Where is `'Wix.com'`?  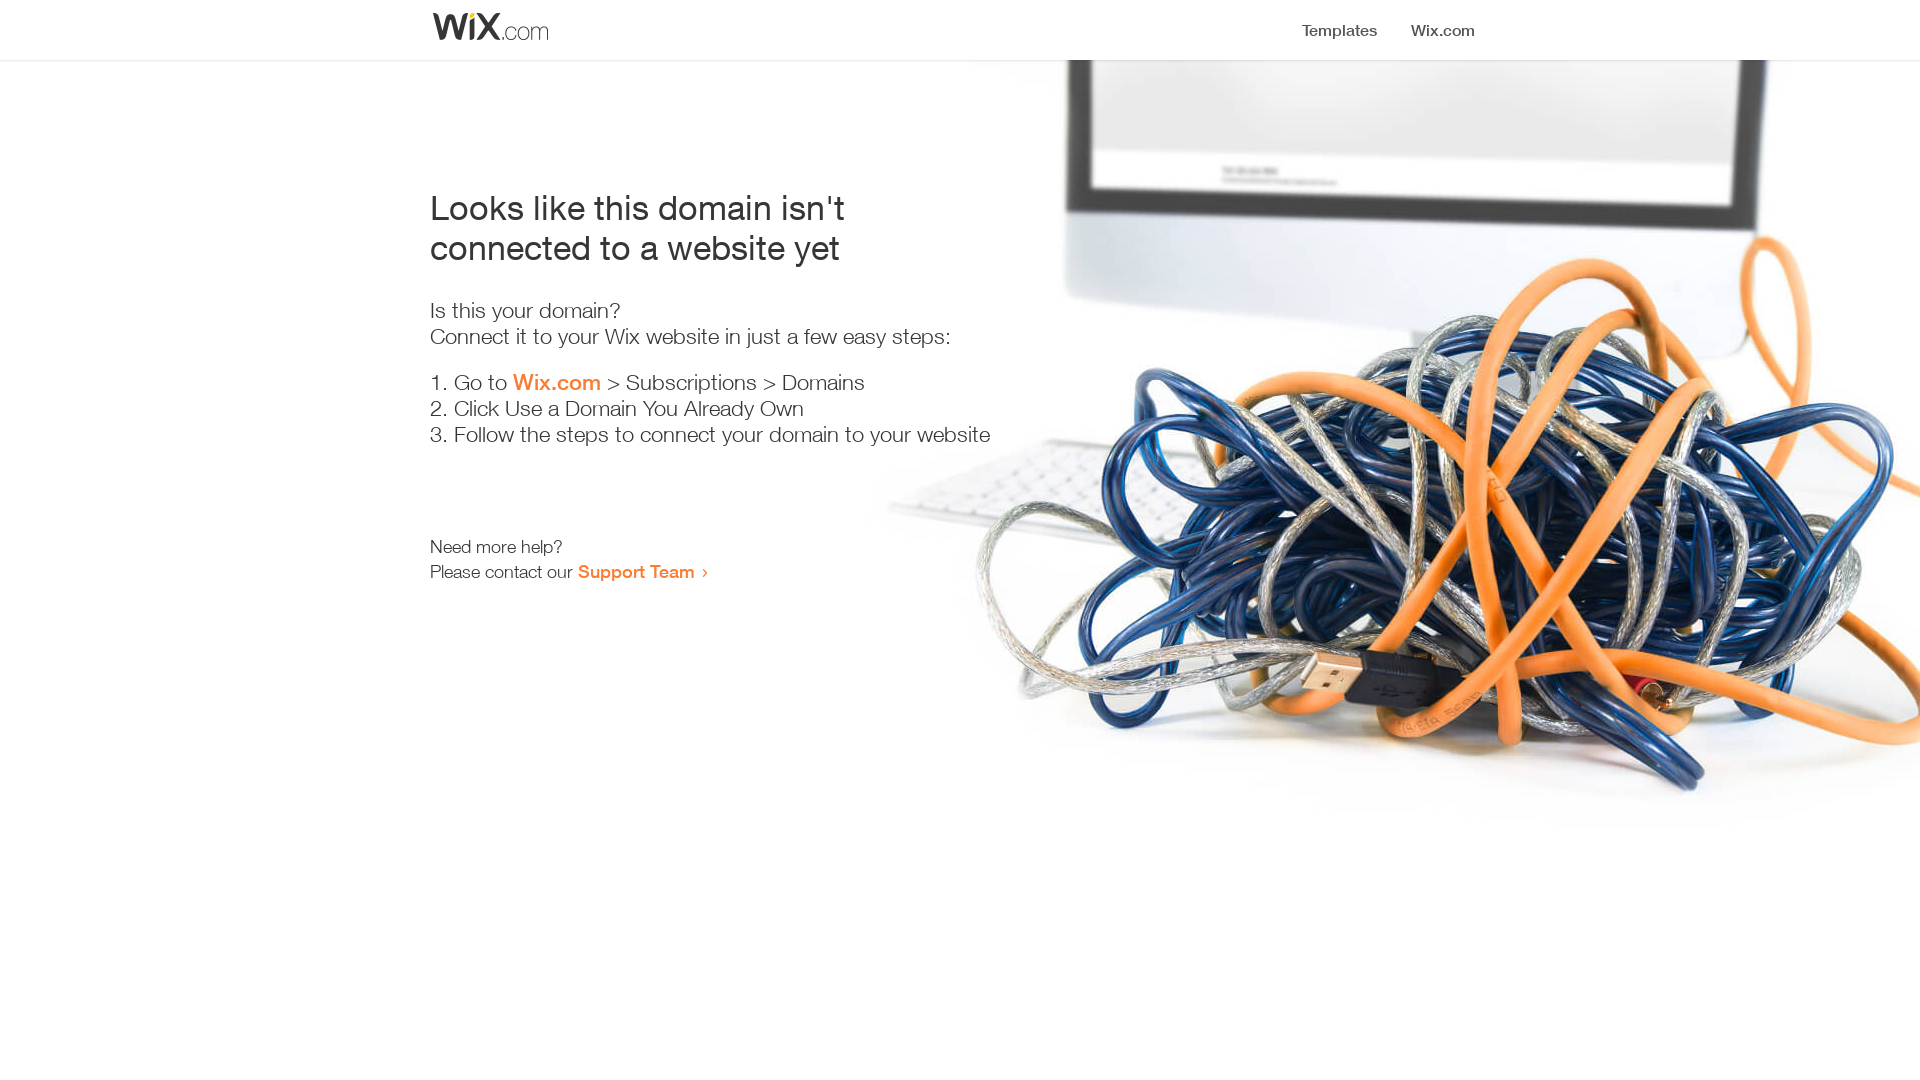 'Wix.com' is located at coordinates (556, 381).